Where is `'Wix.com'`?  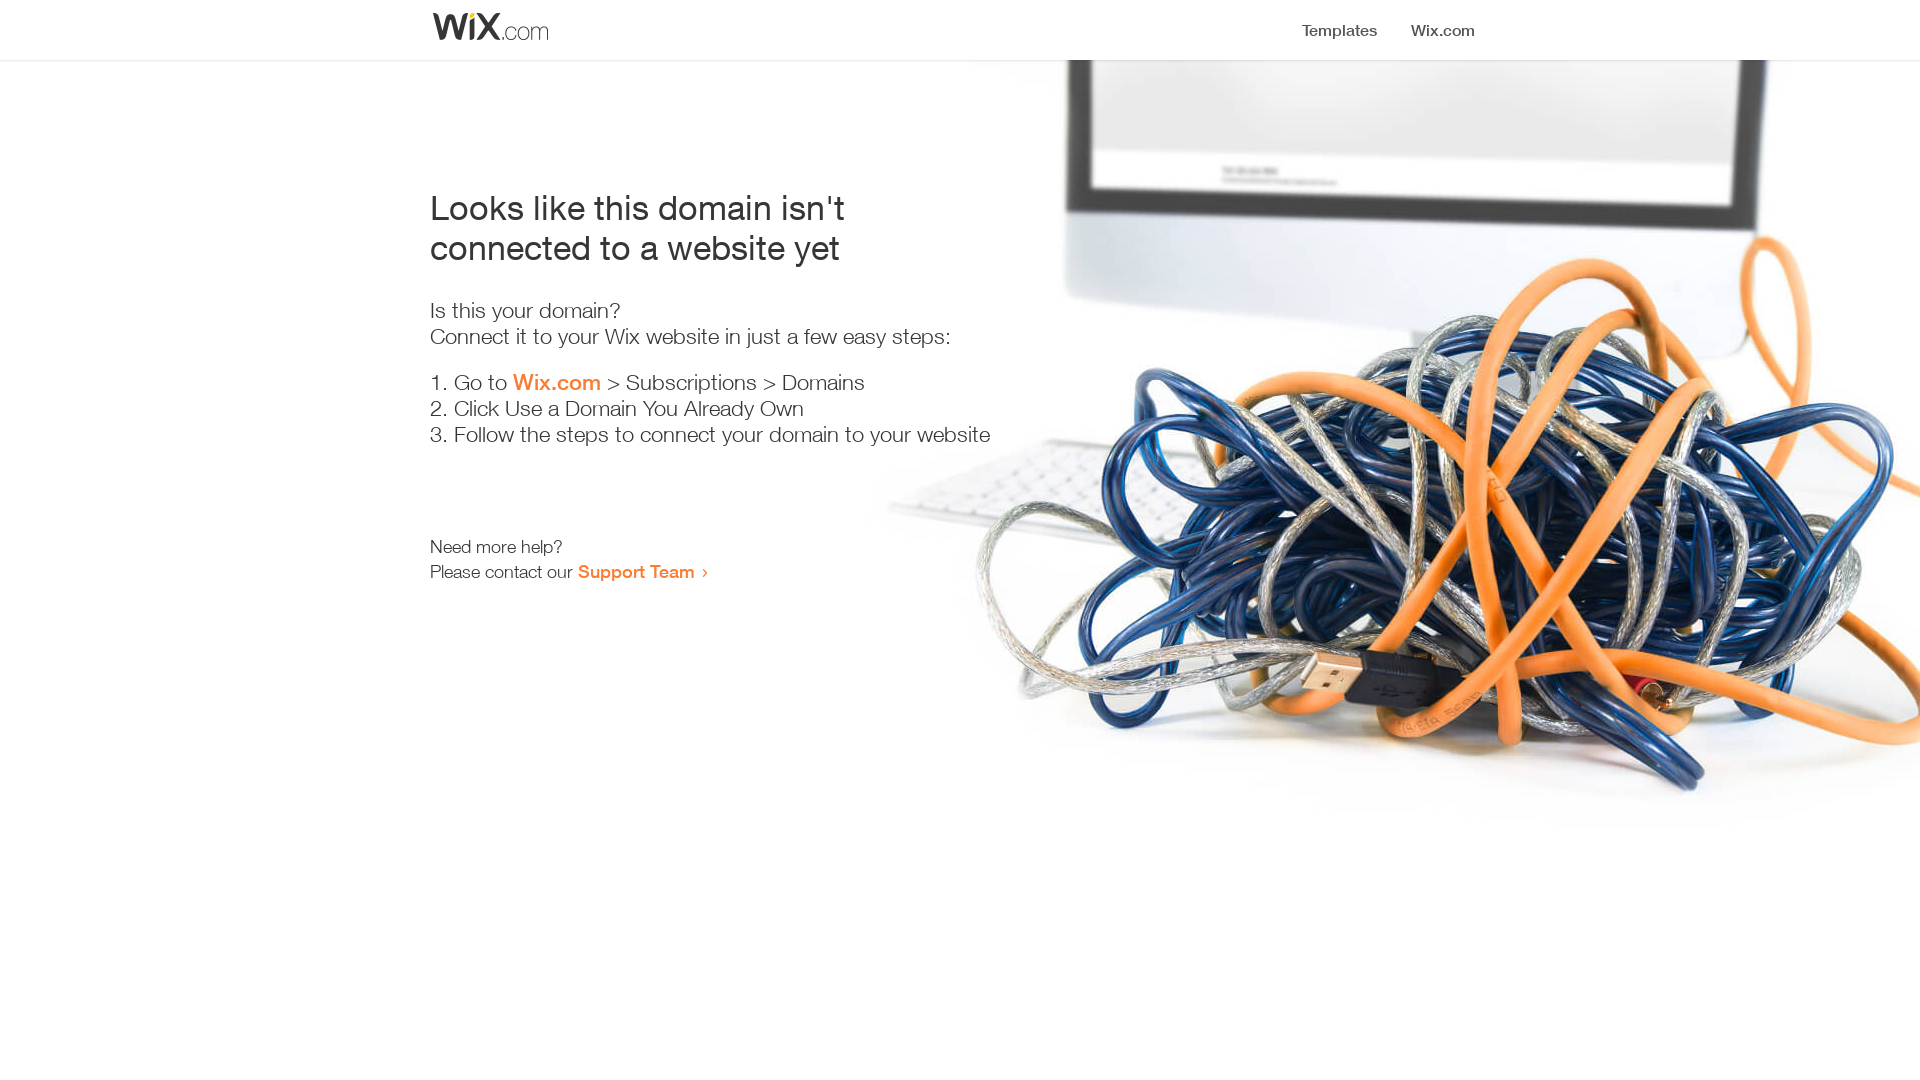 'Wix.com' is located at coordinates (556, 381).